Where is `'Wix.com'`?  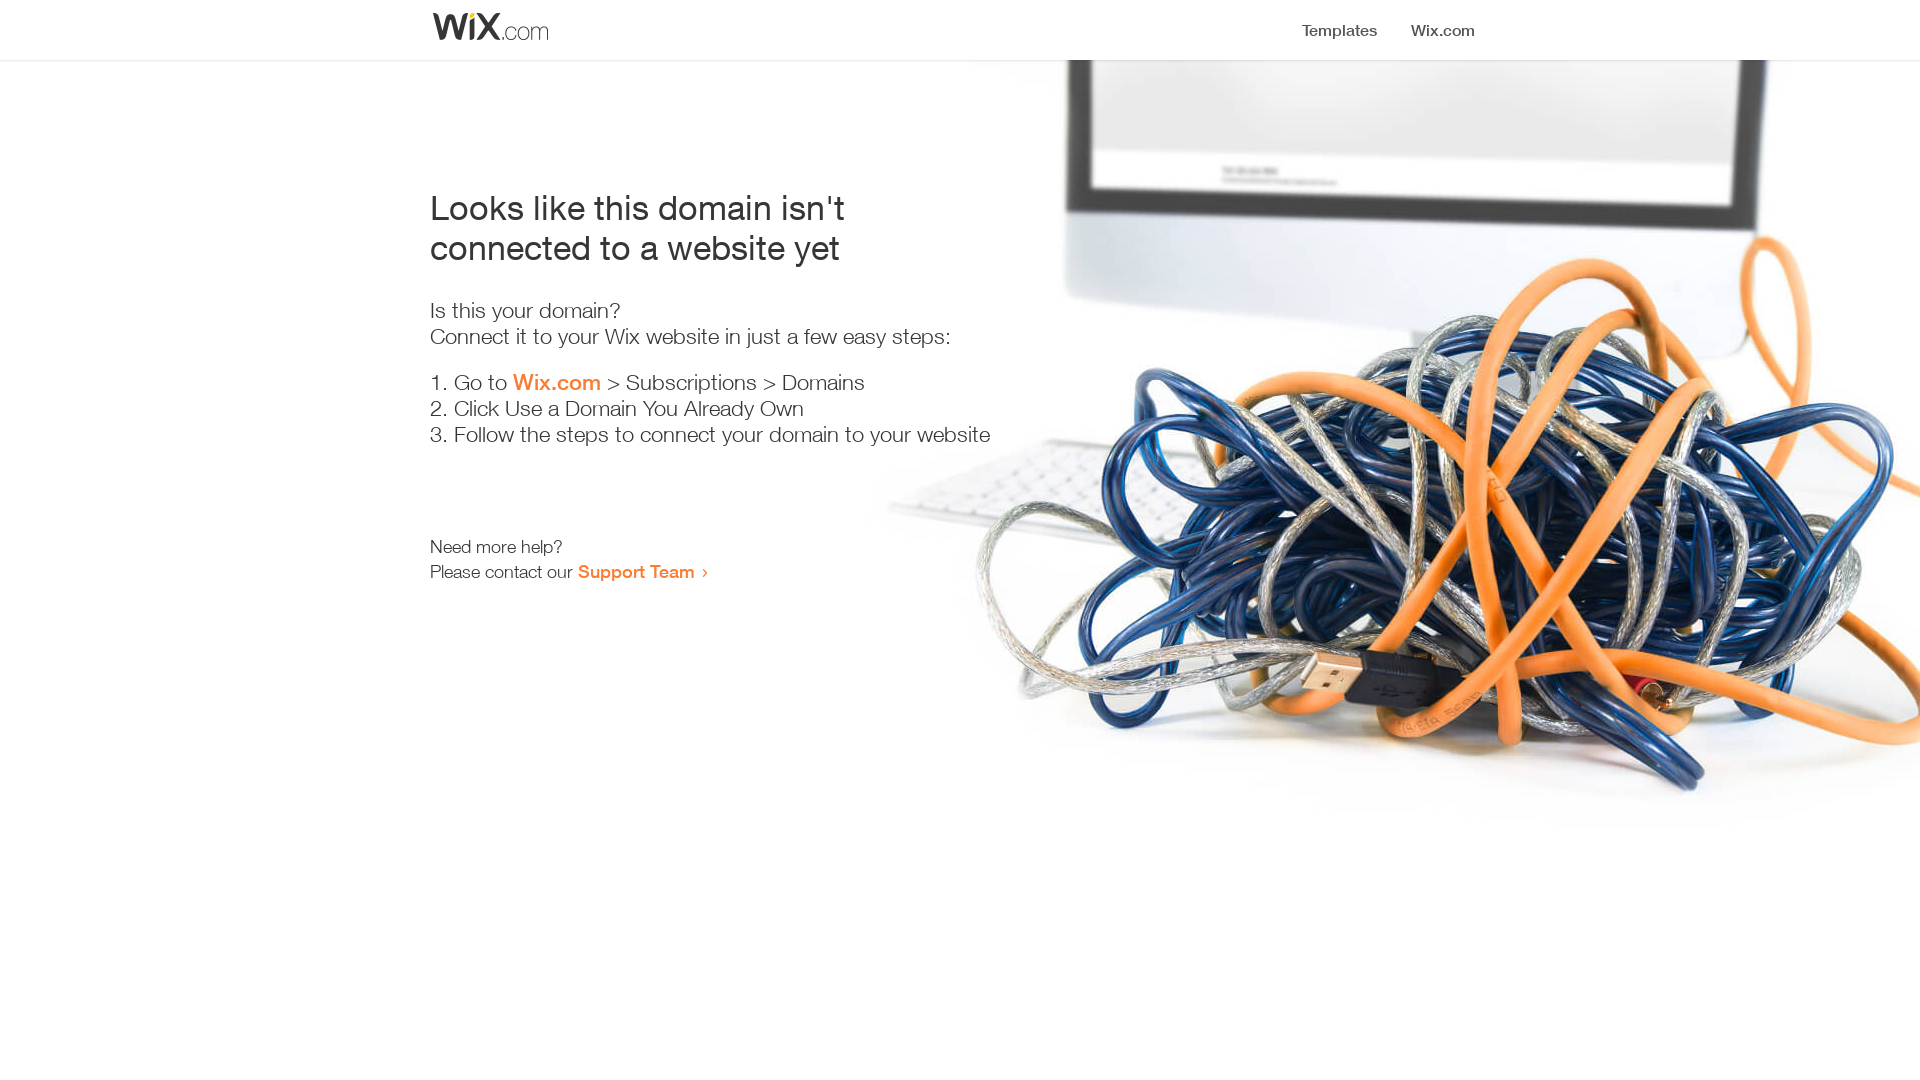 'Wix.com' is located at coordinates (556, 381).